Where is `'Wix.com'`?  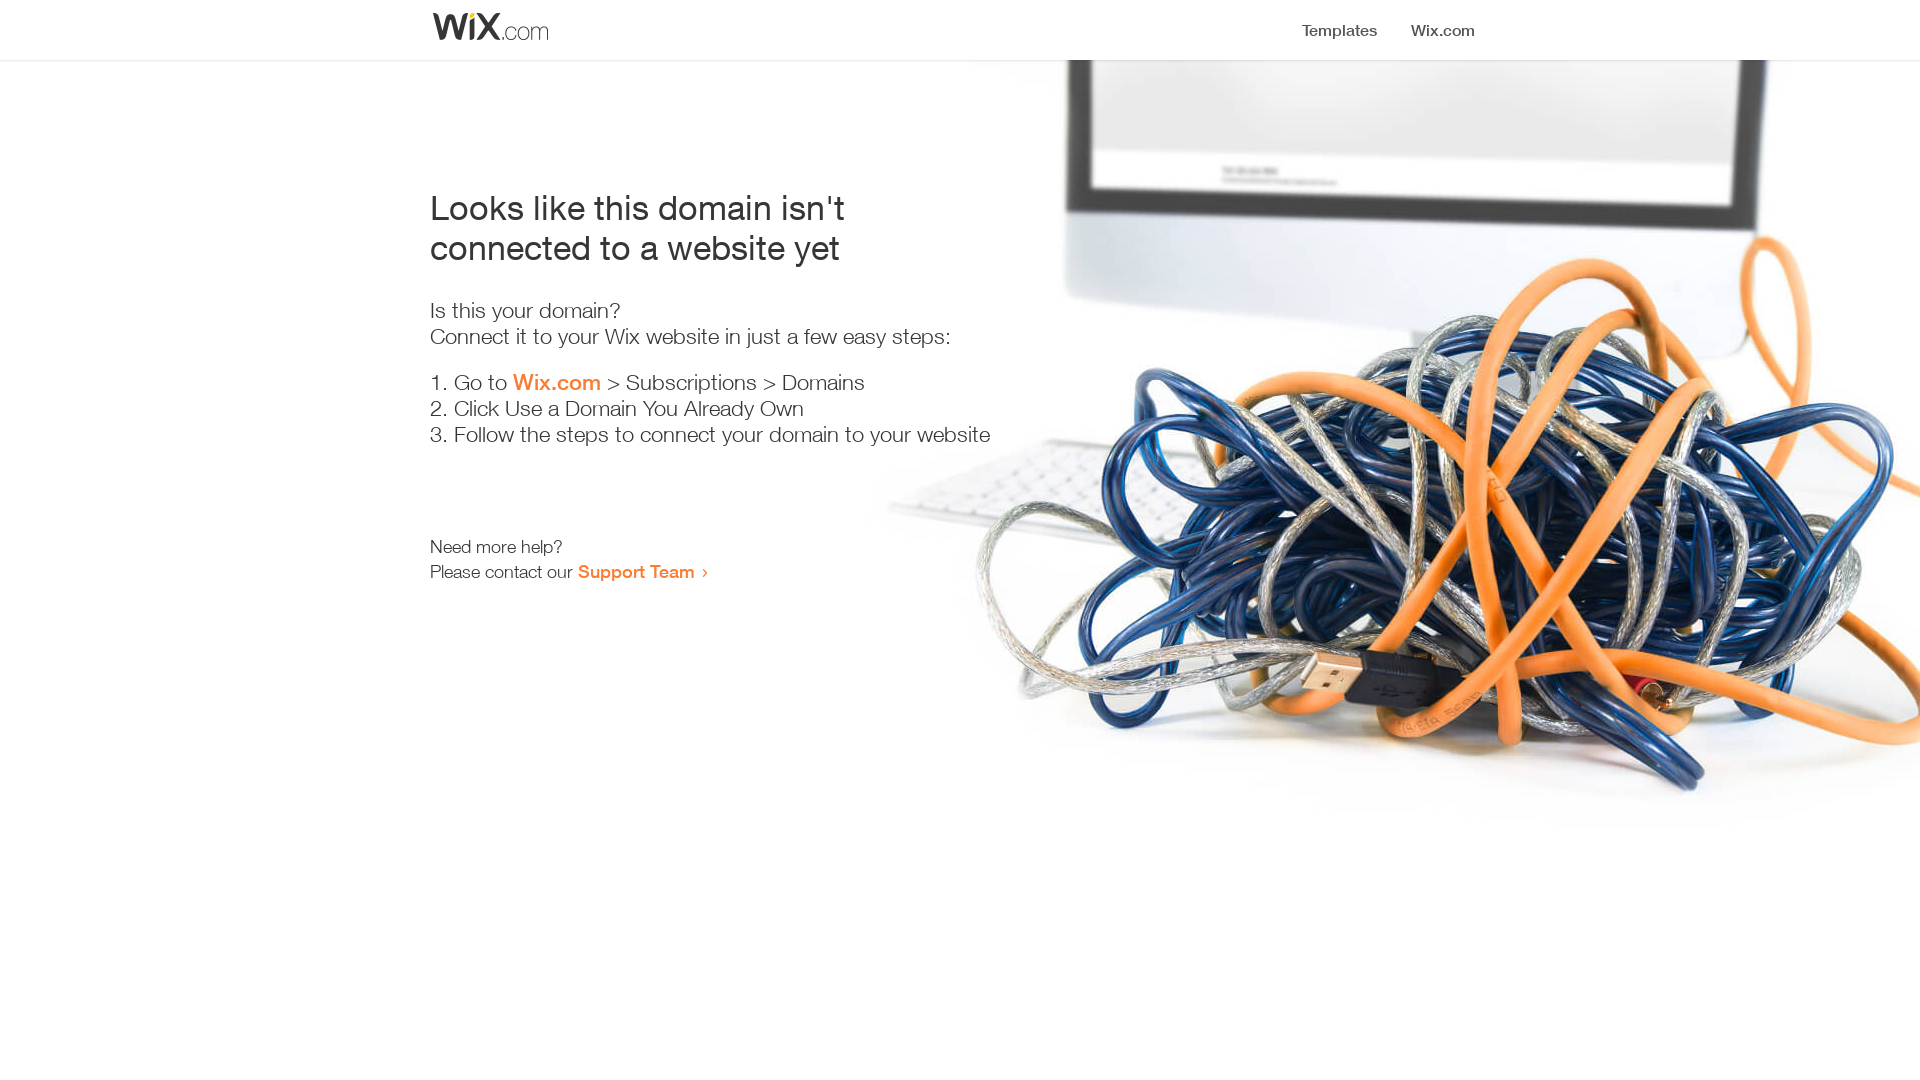 'Wix.com' is located at coordinates (556, 381).